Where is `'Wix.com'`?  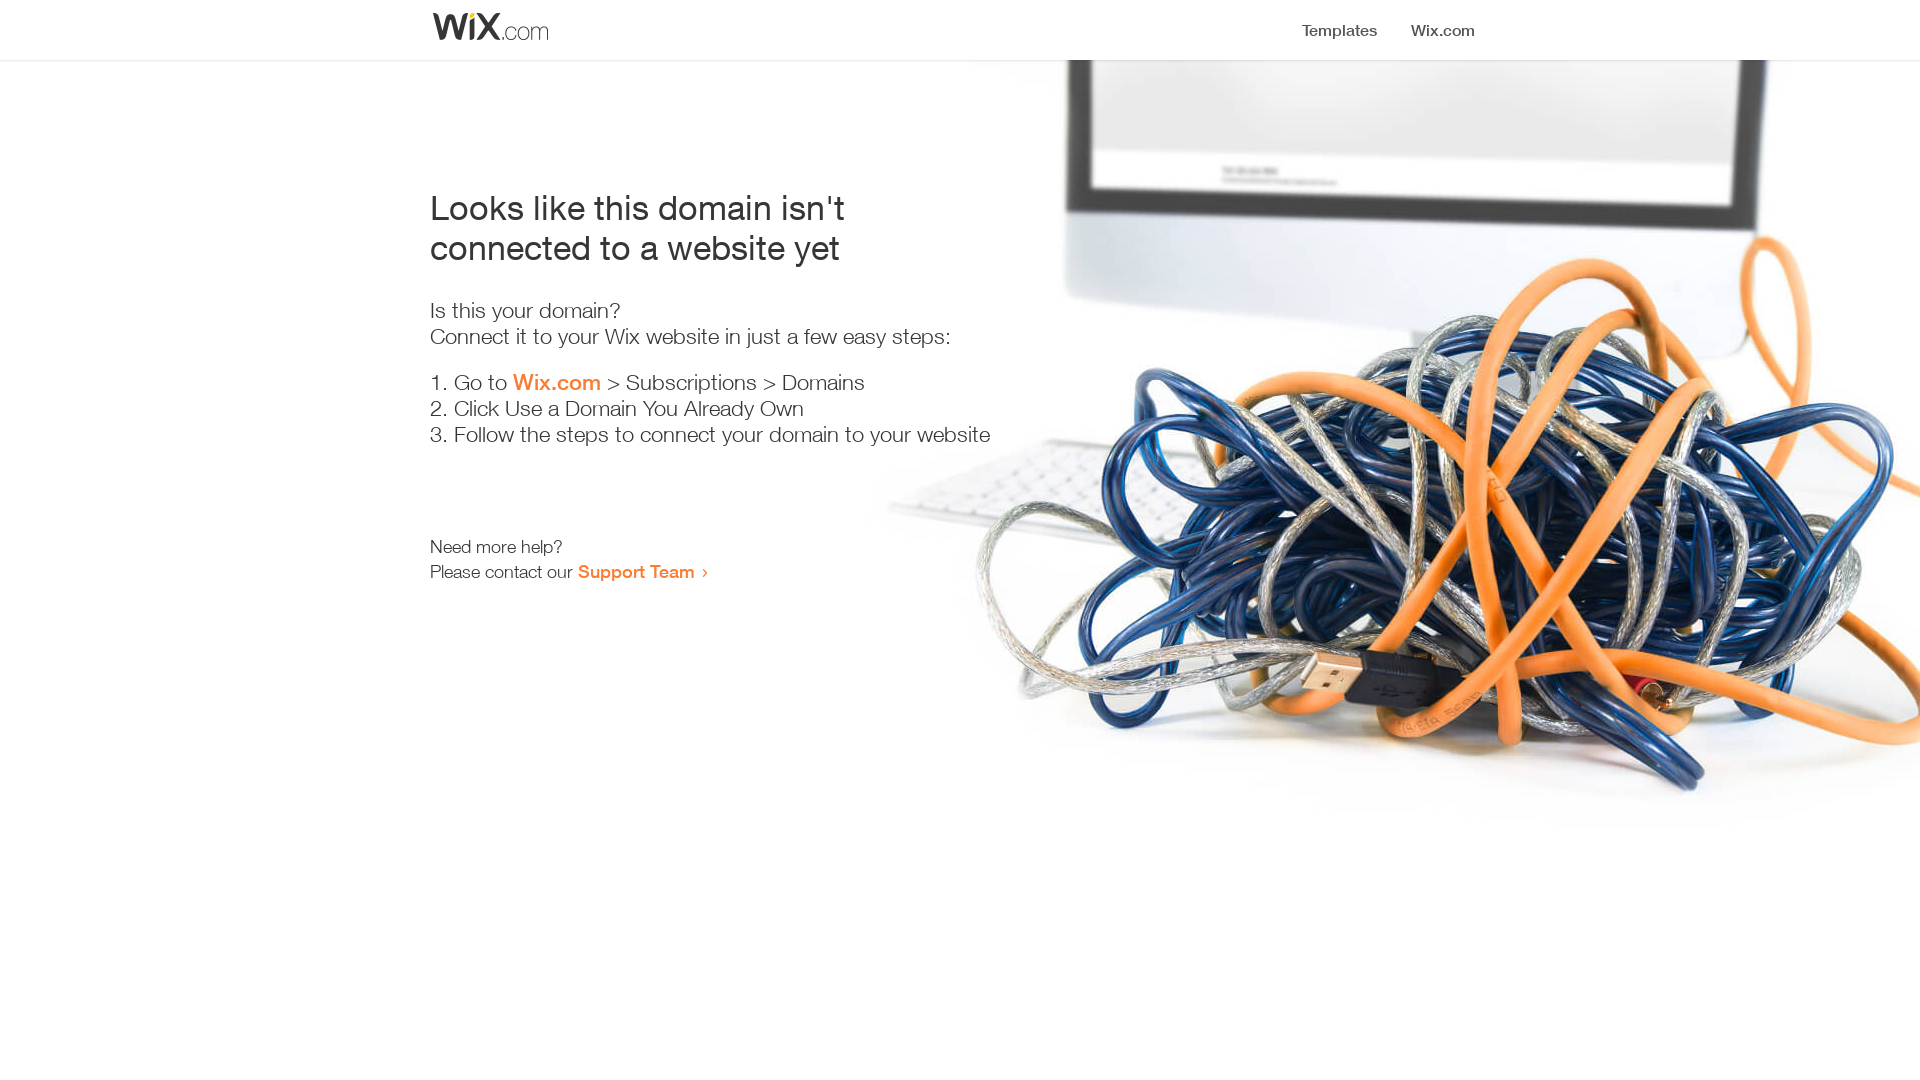 'Wix.com' is located at coordinates (556, 381).